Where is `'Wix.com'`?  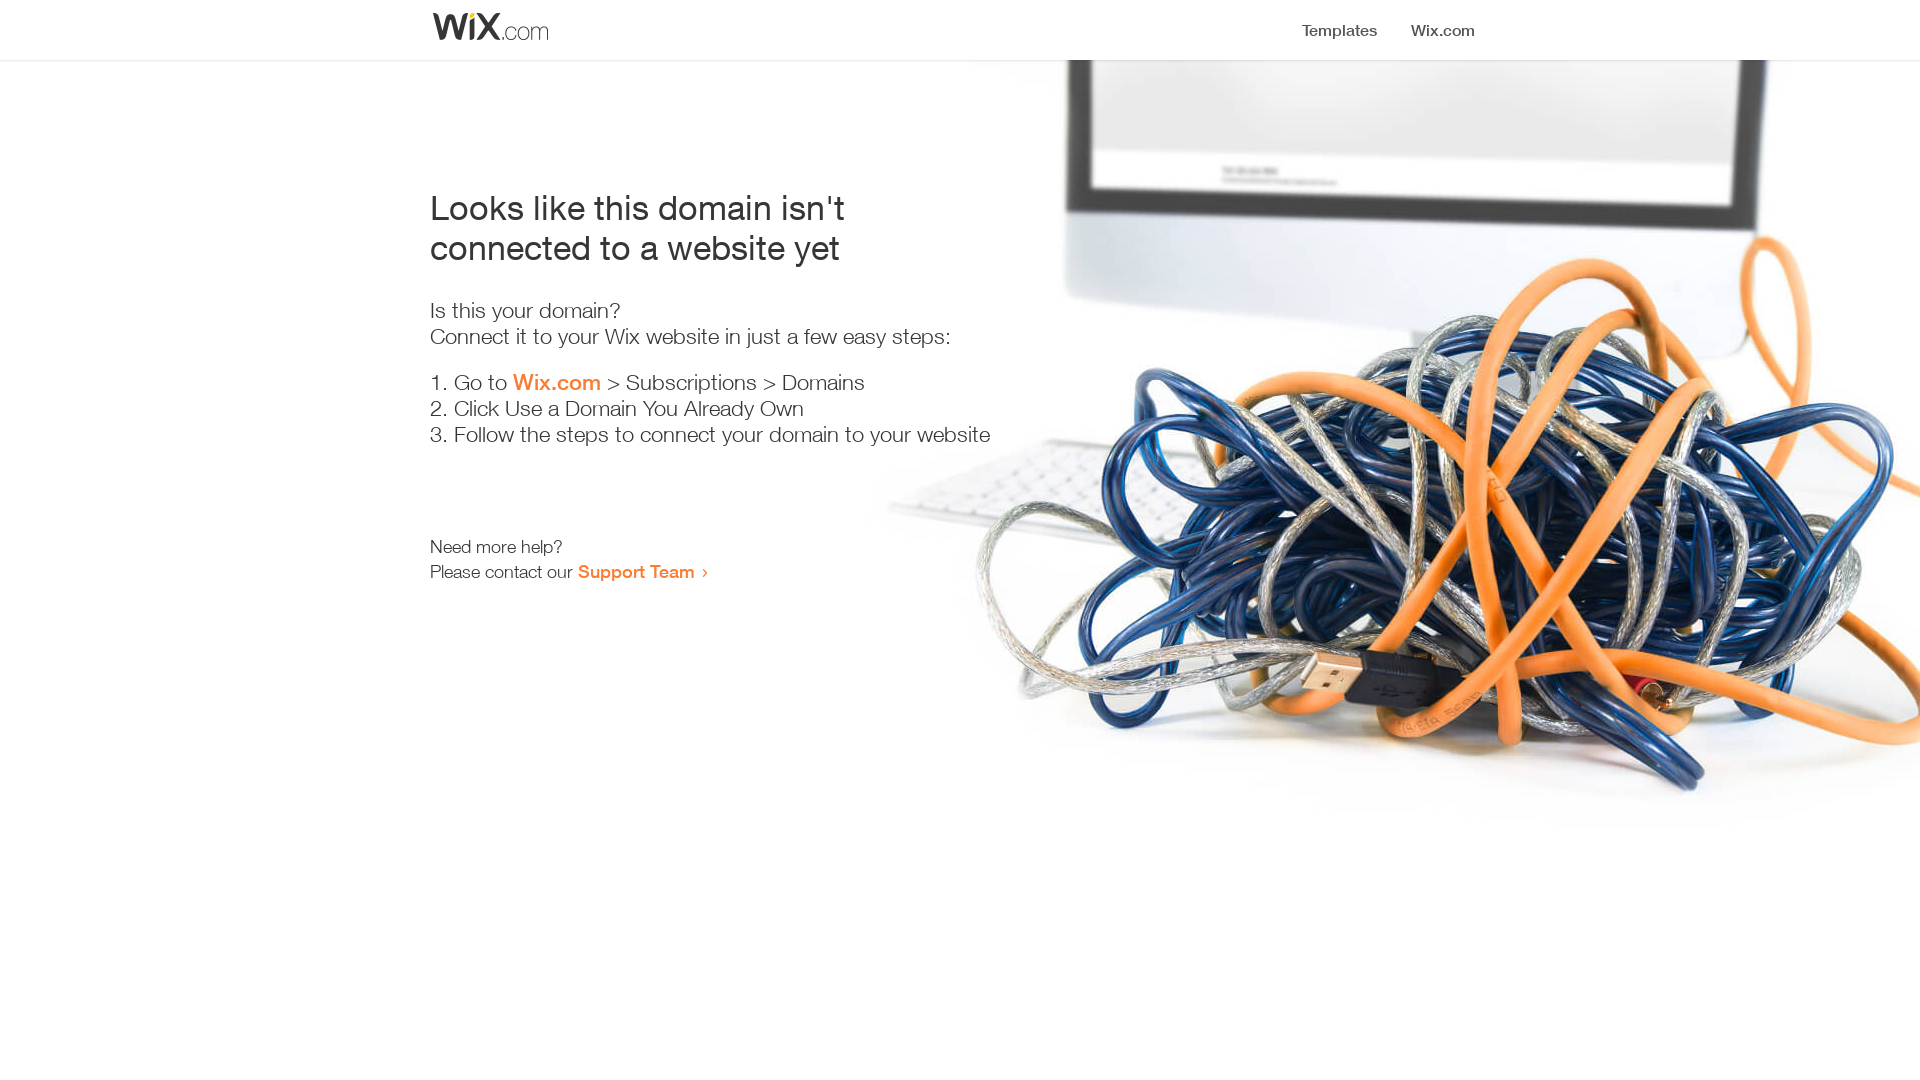 'Wix.com' is located at coordinates (556, 381).